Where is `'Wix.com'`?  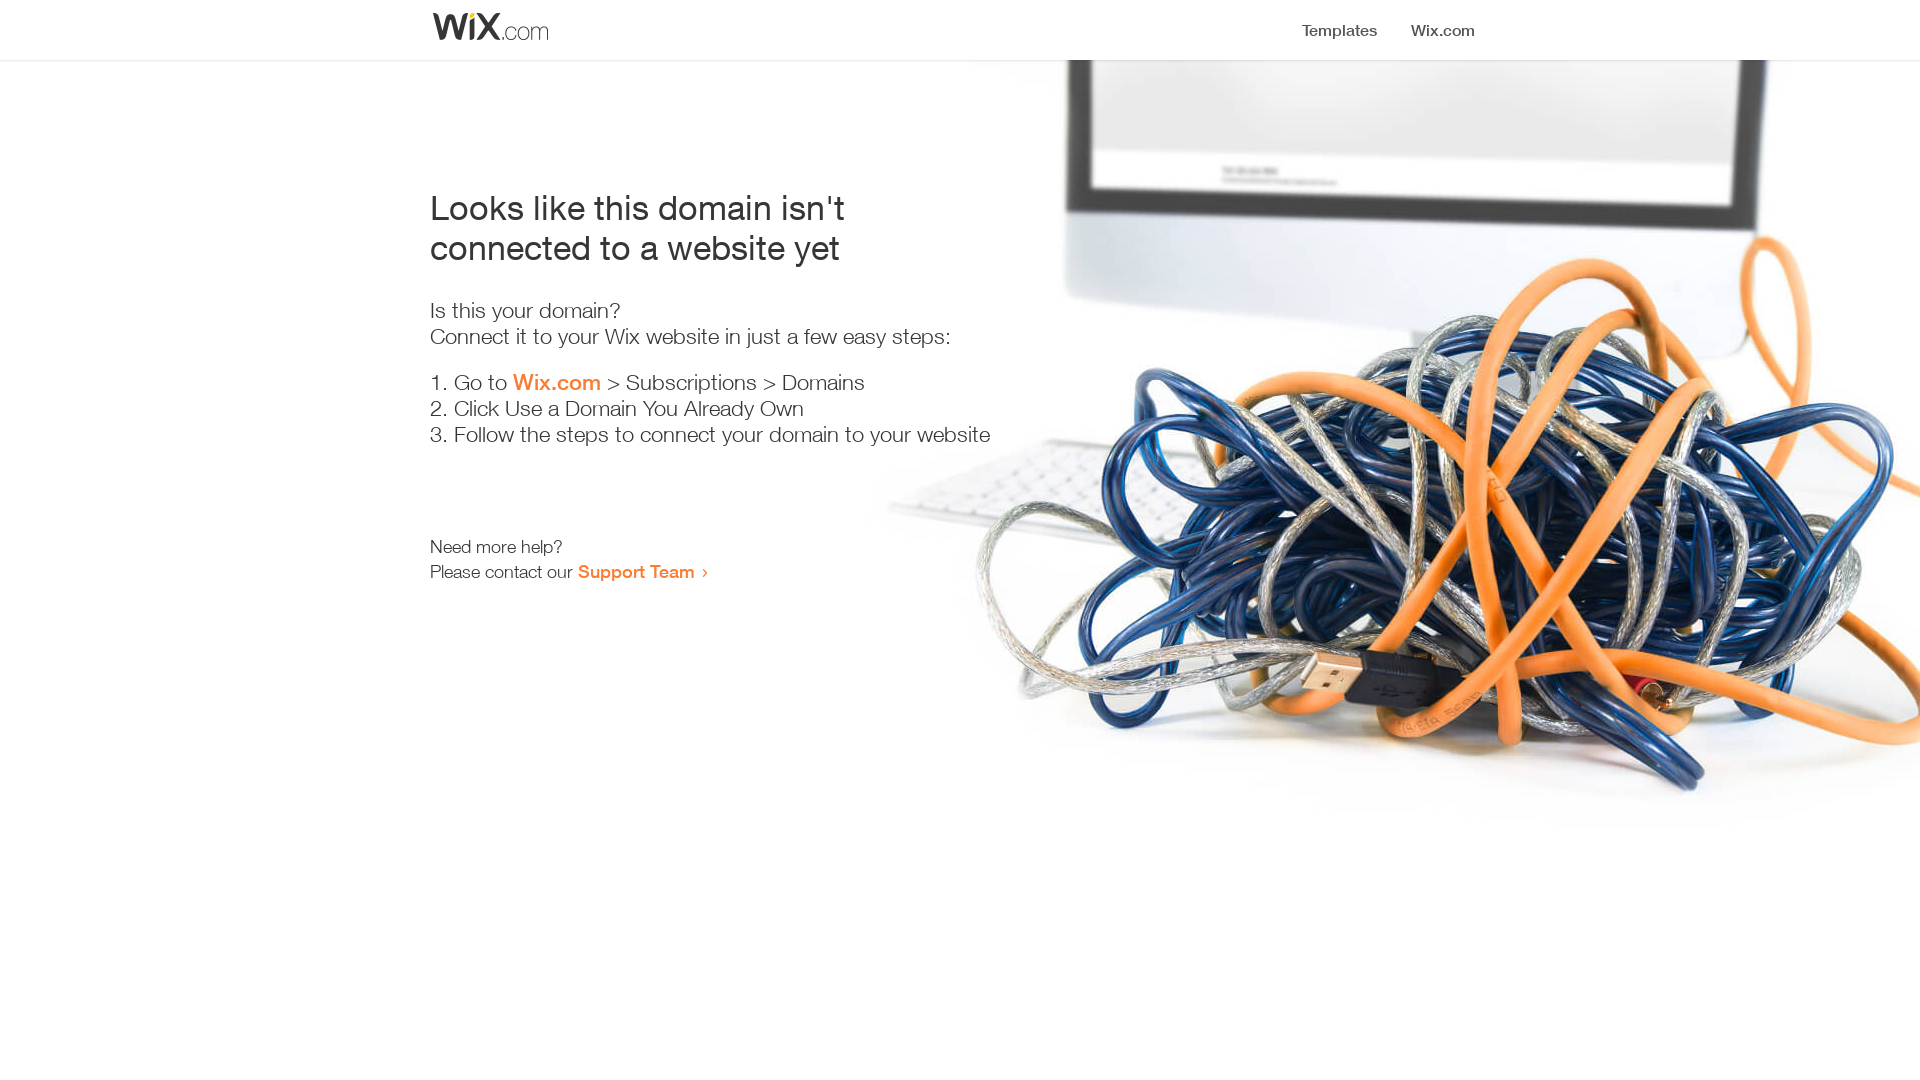 'Wix.com' is located at coordinates (556, 381).